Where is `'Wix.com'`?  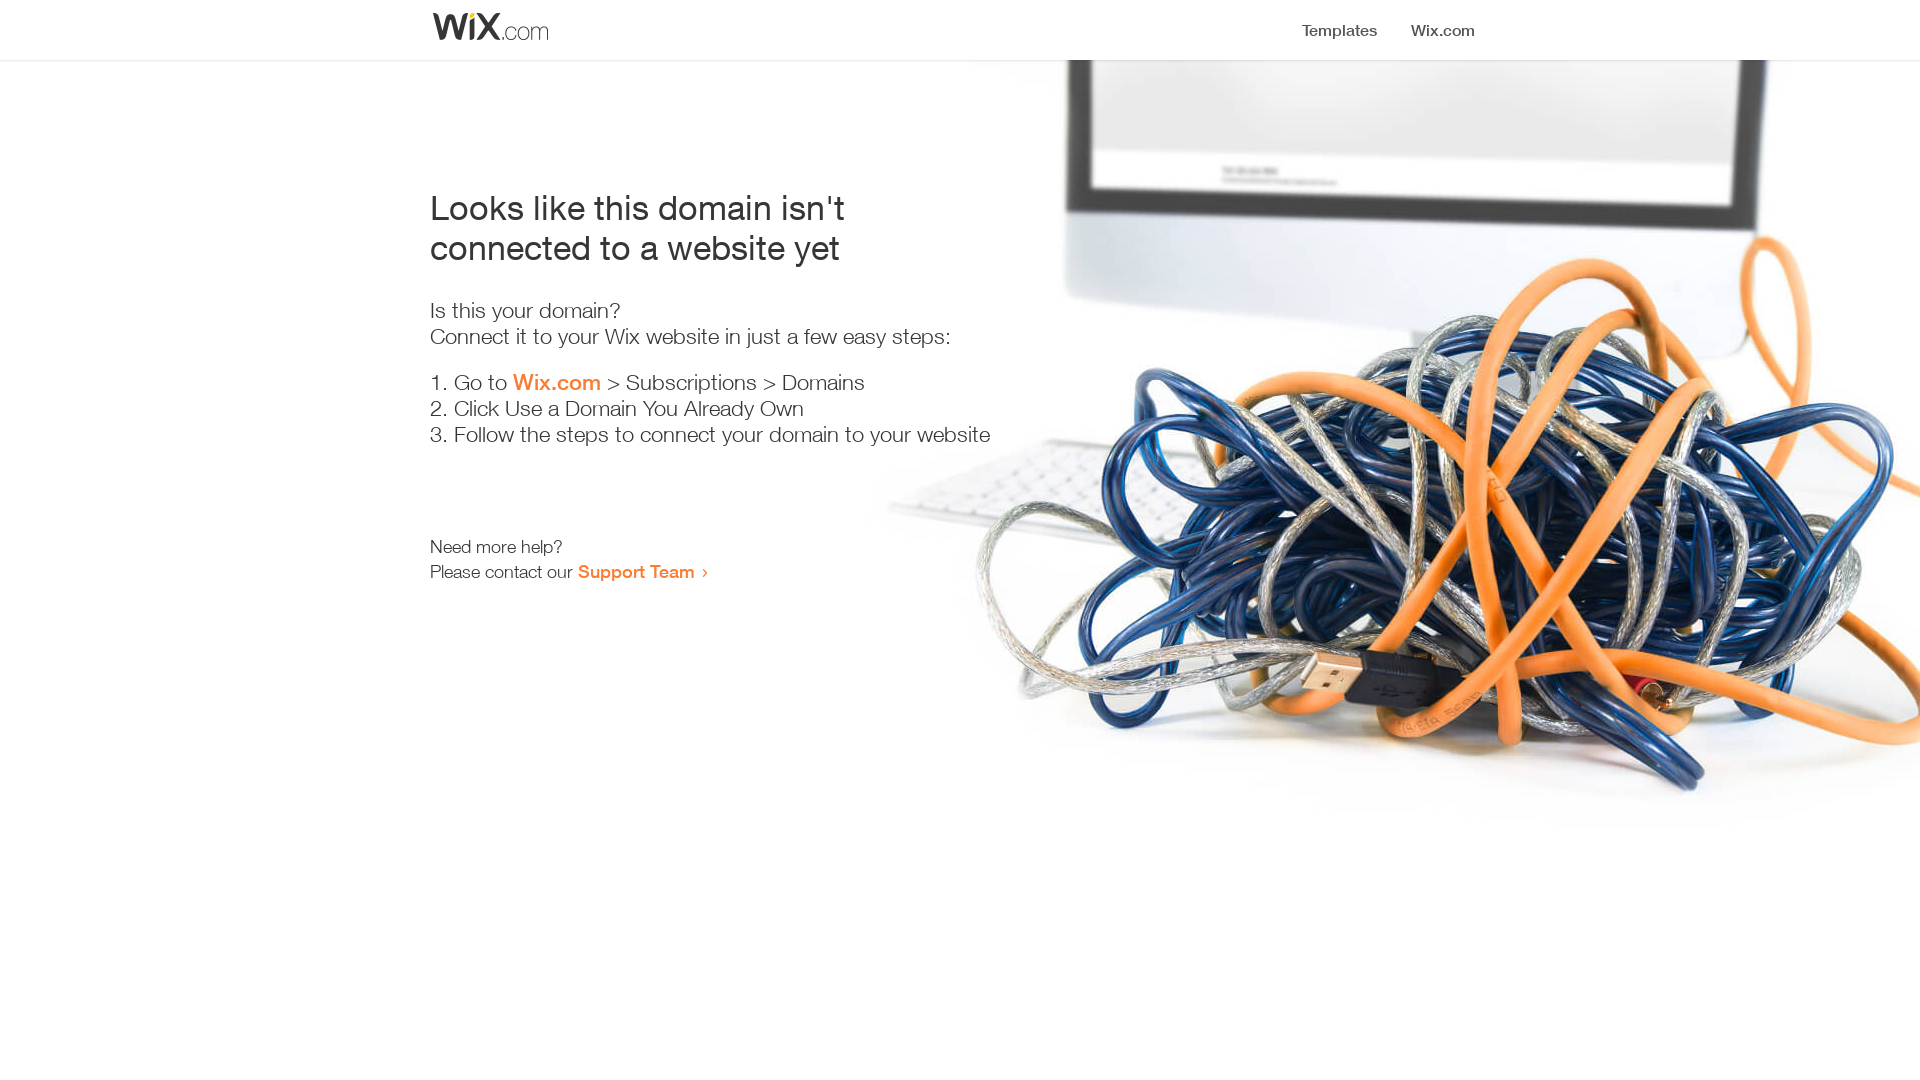 'Wix.com' is located at coordinates (556, 381).